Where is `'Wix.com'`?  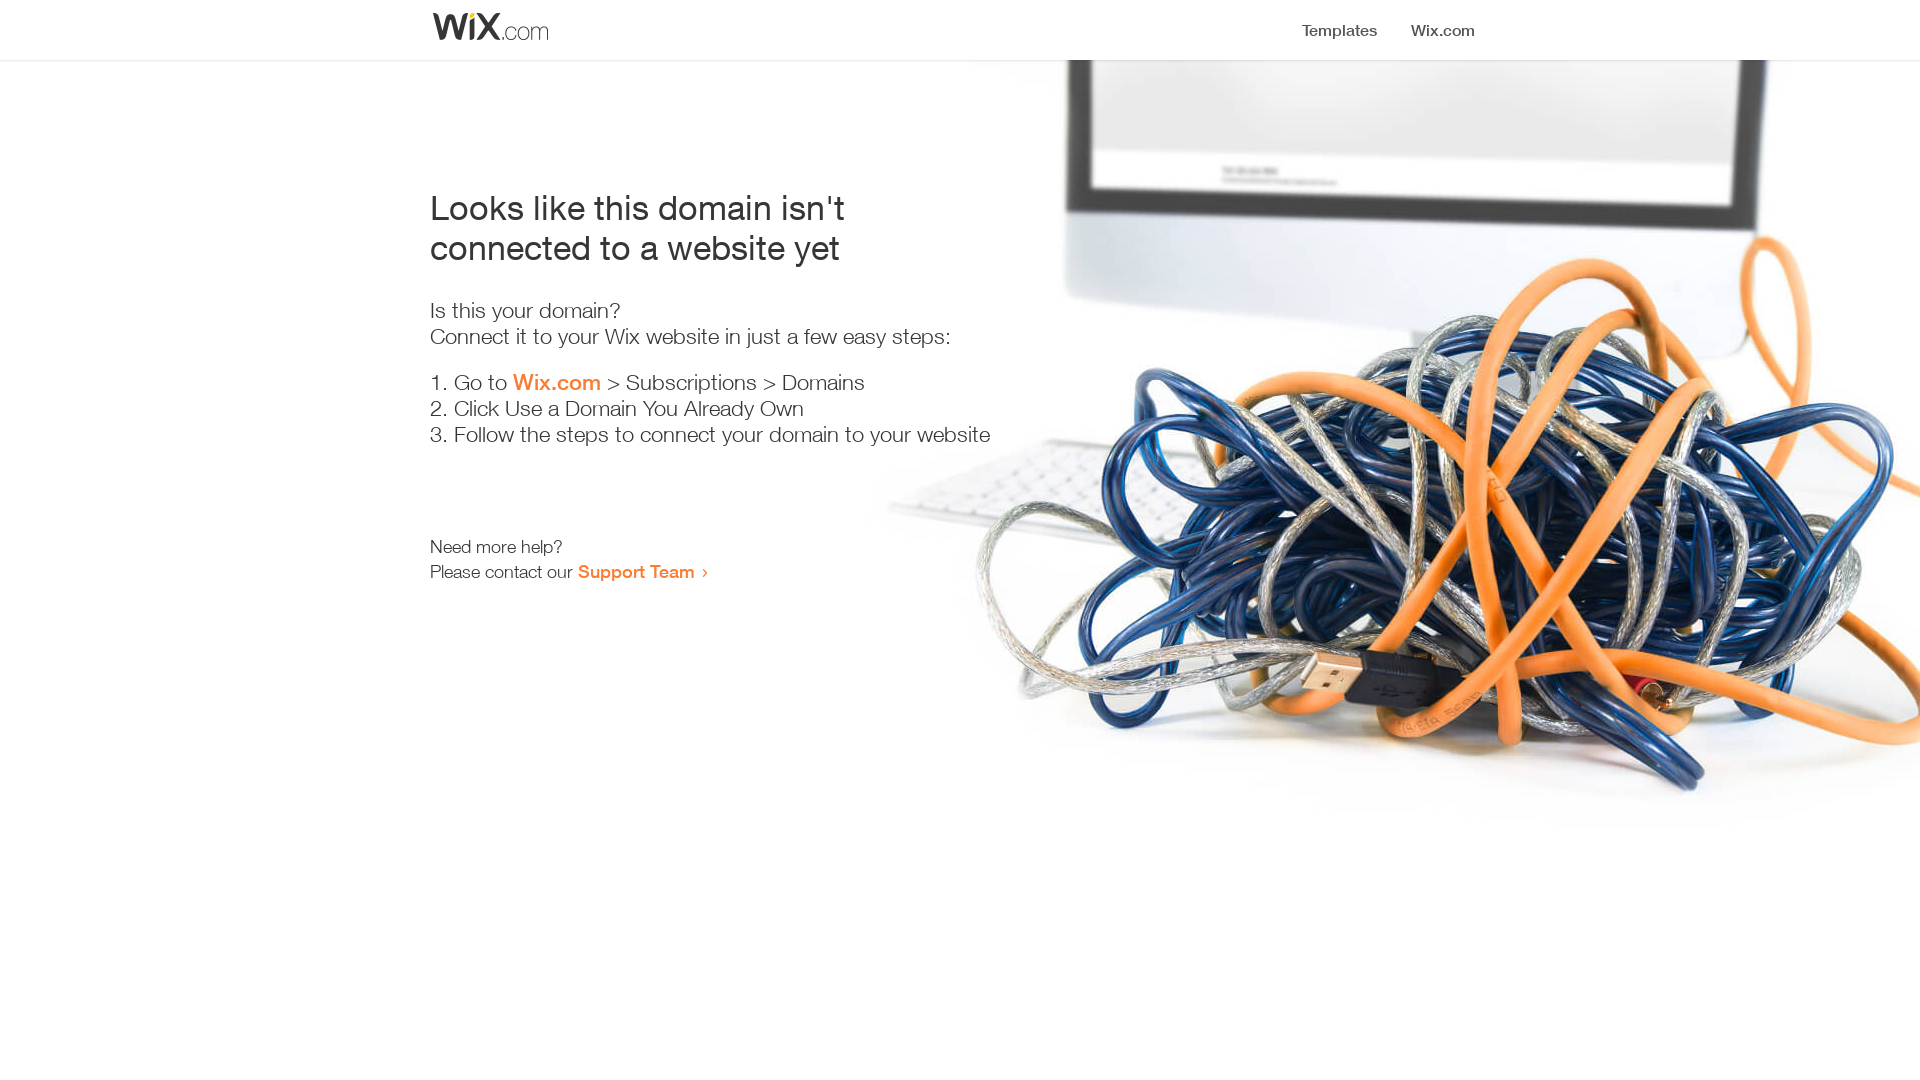 'Wix.com' is located at coordinates (556, 381).